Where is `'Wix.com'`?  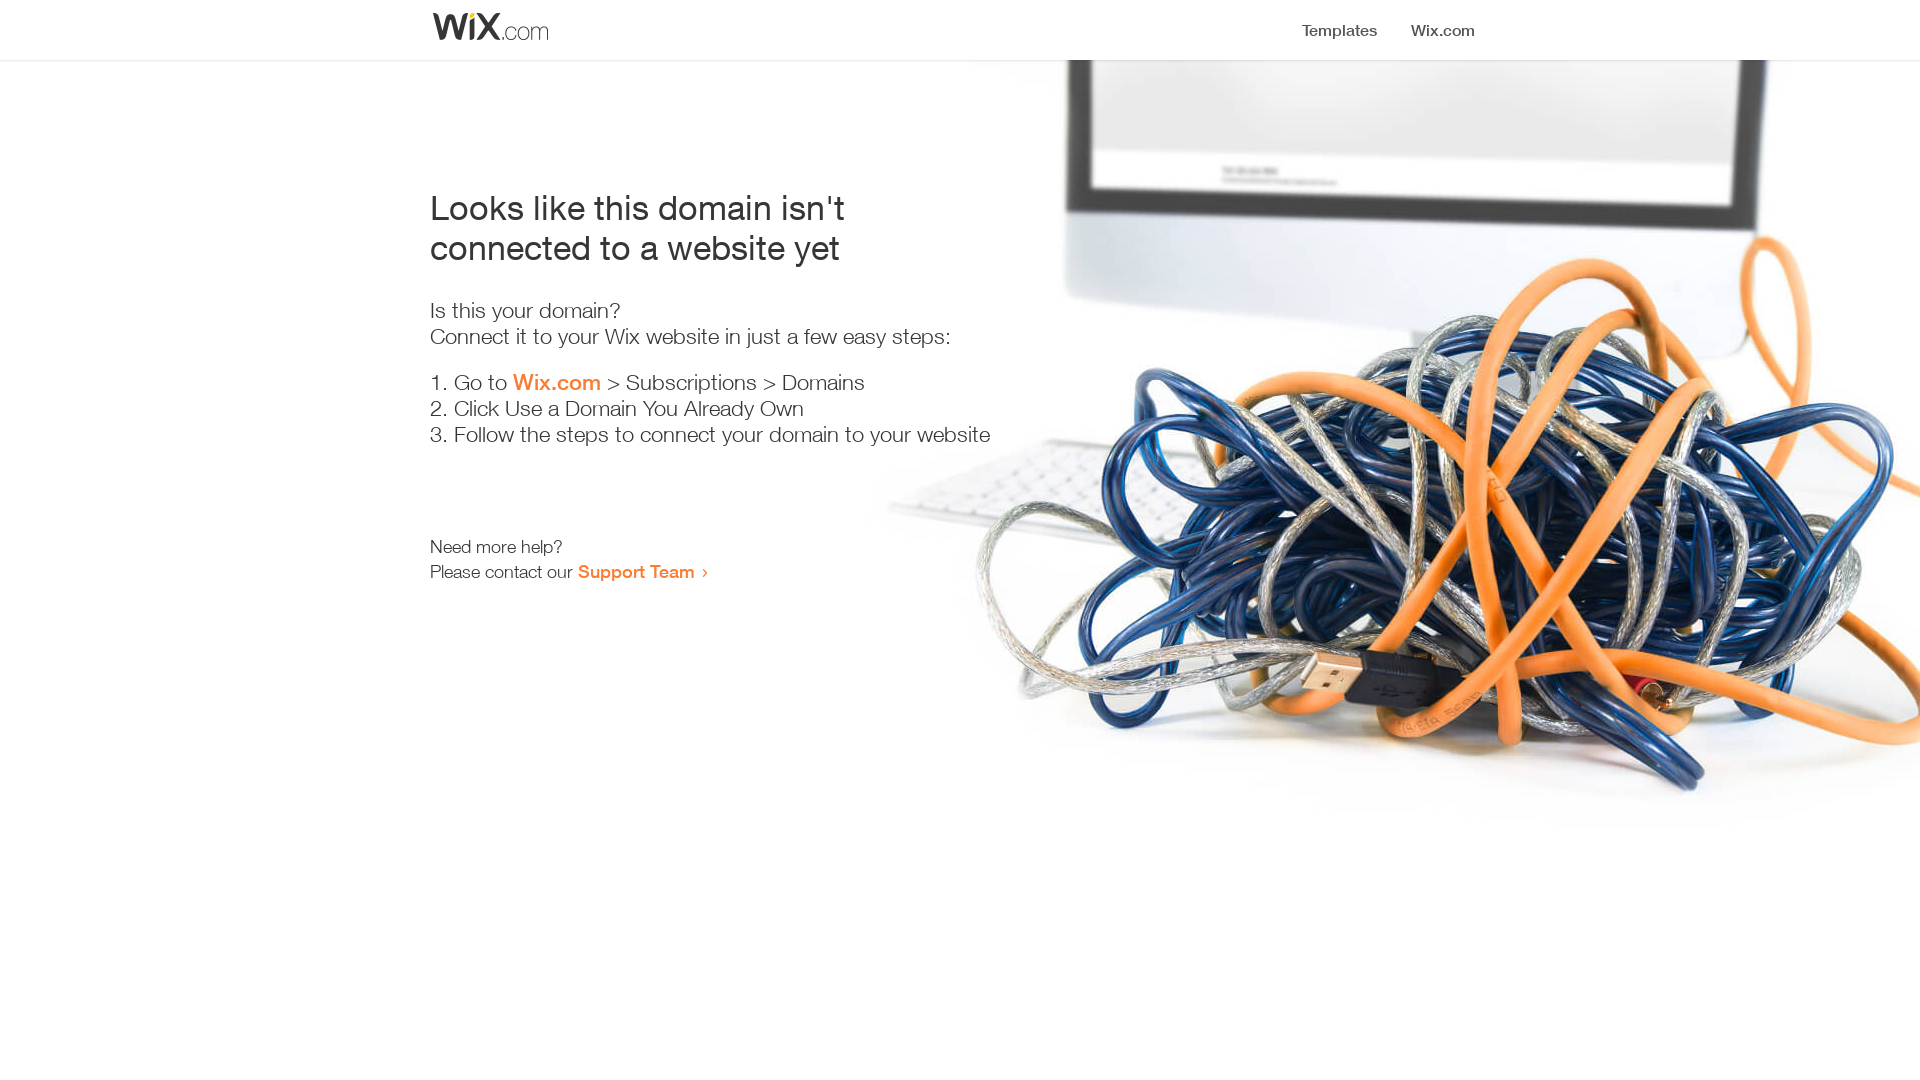 'Wix.com' is located at coordinates (556, 381).